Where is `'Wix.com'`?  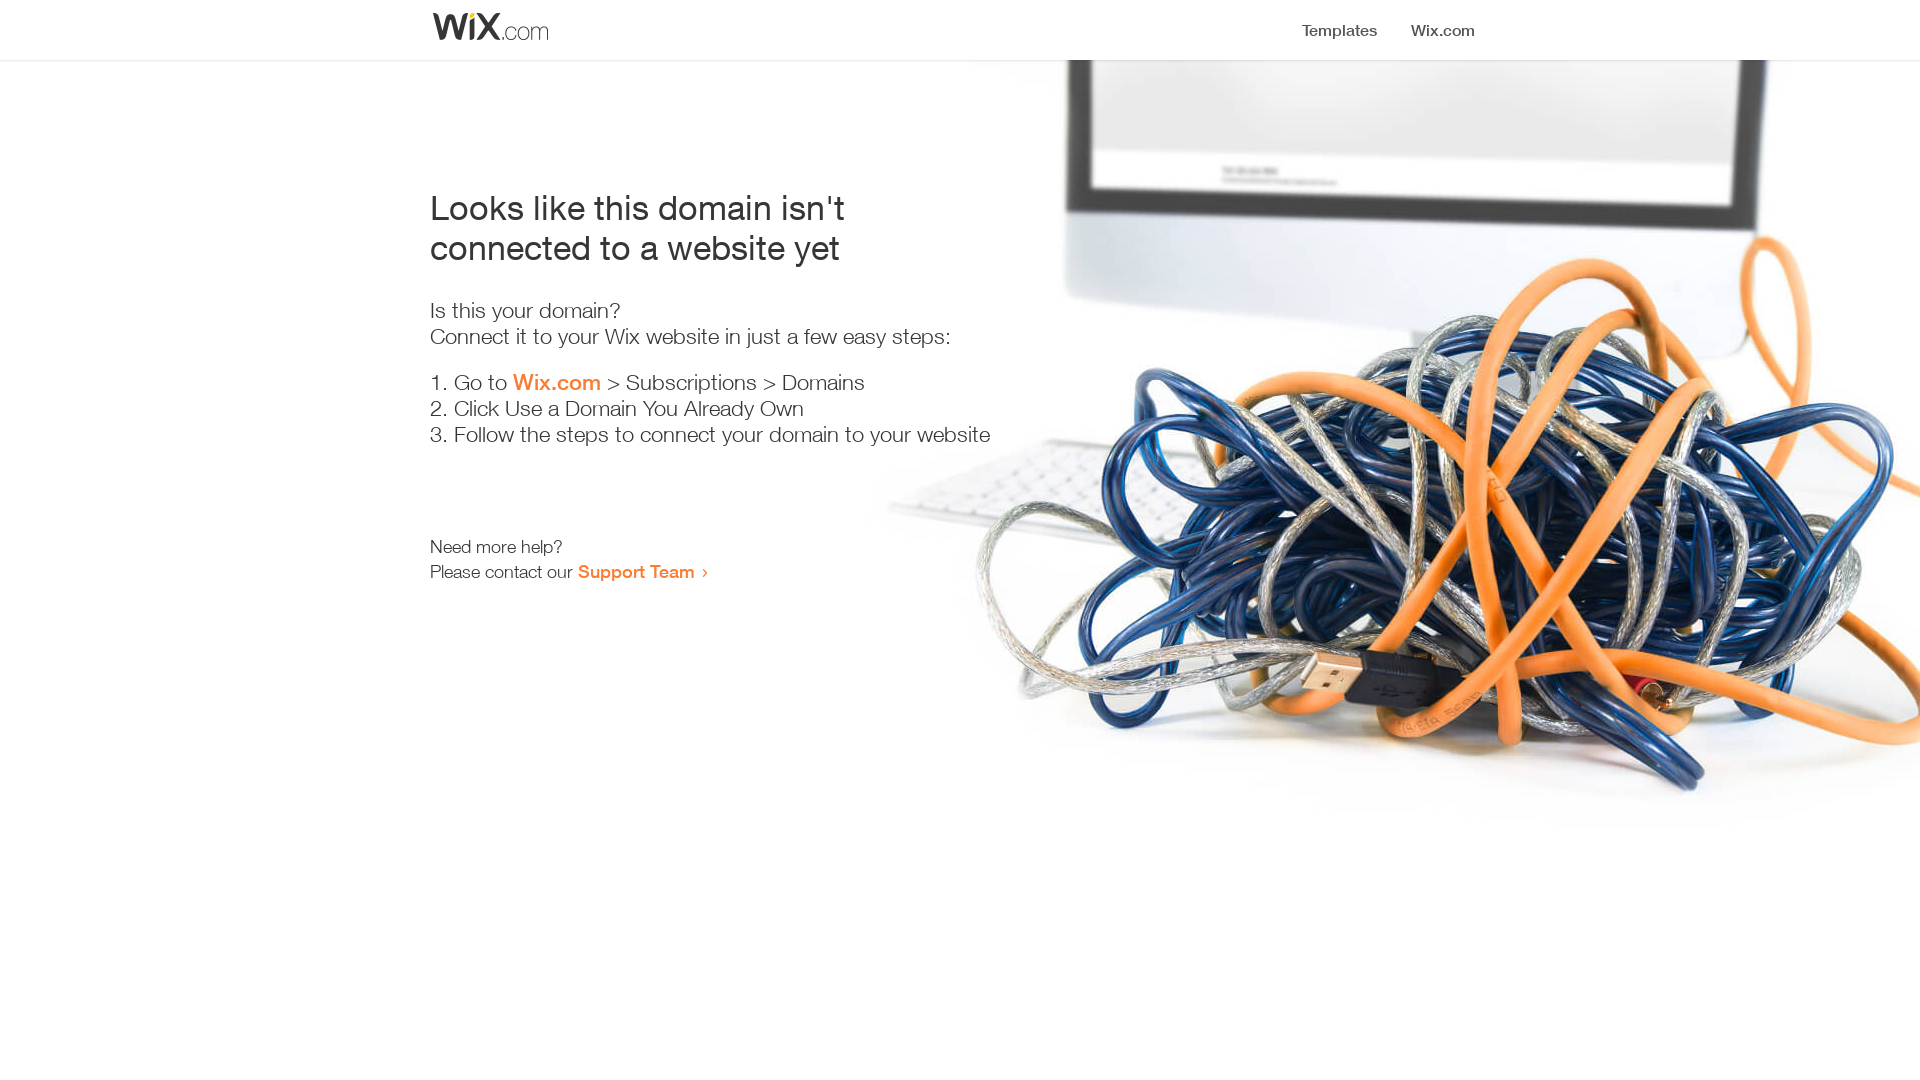 'Wix.com' is located at coordinates (556, 381).